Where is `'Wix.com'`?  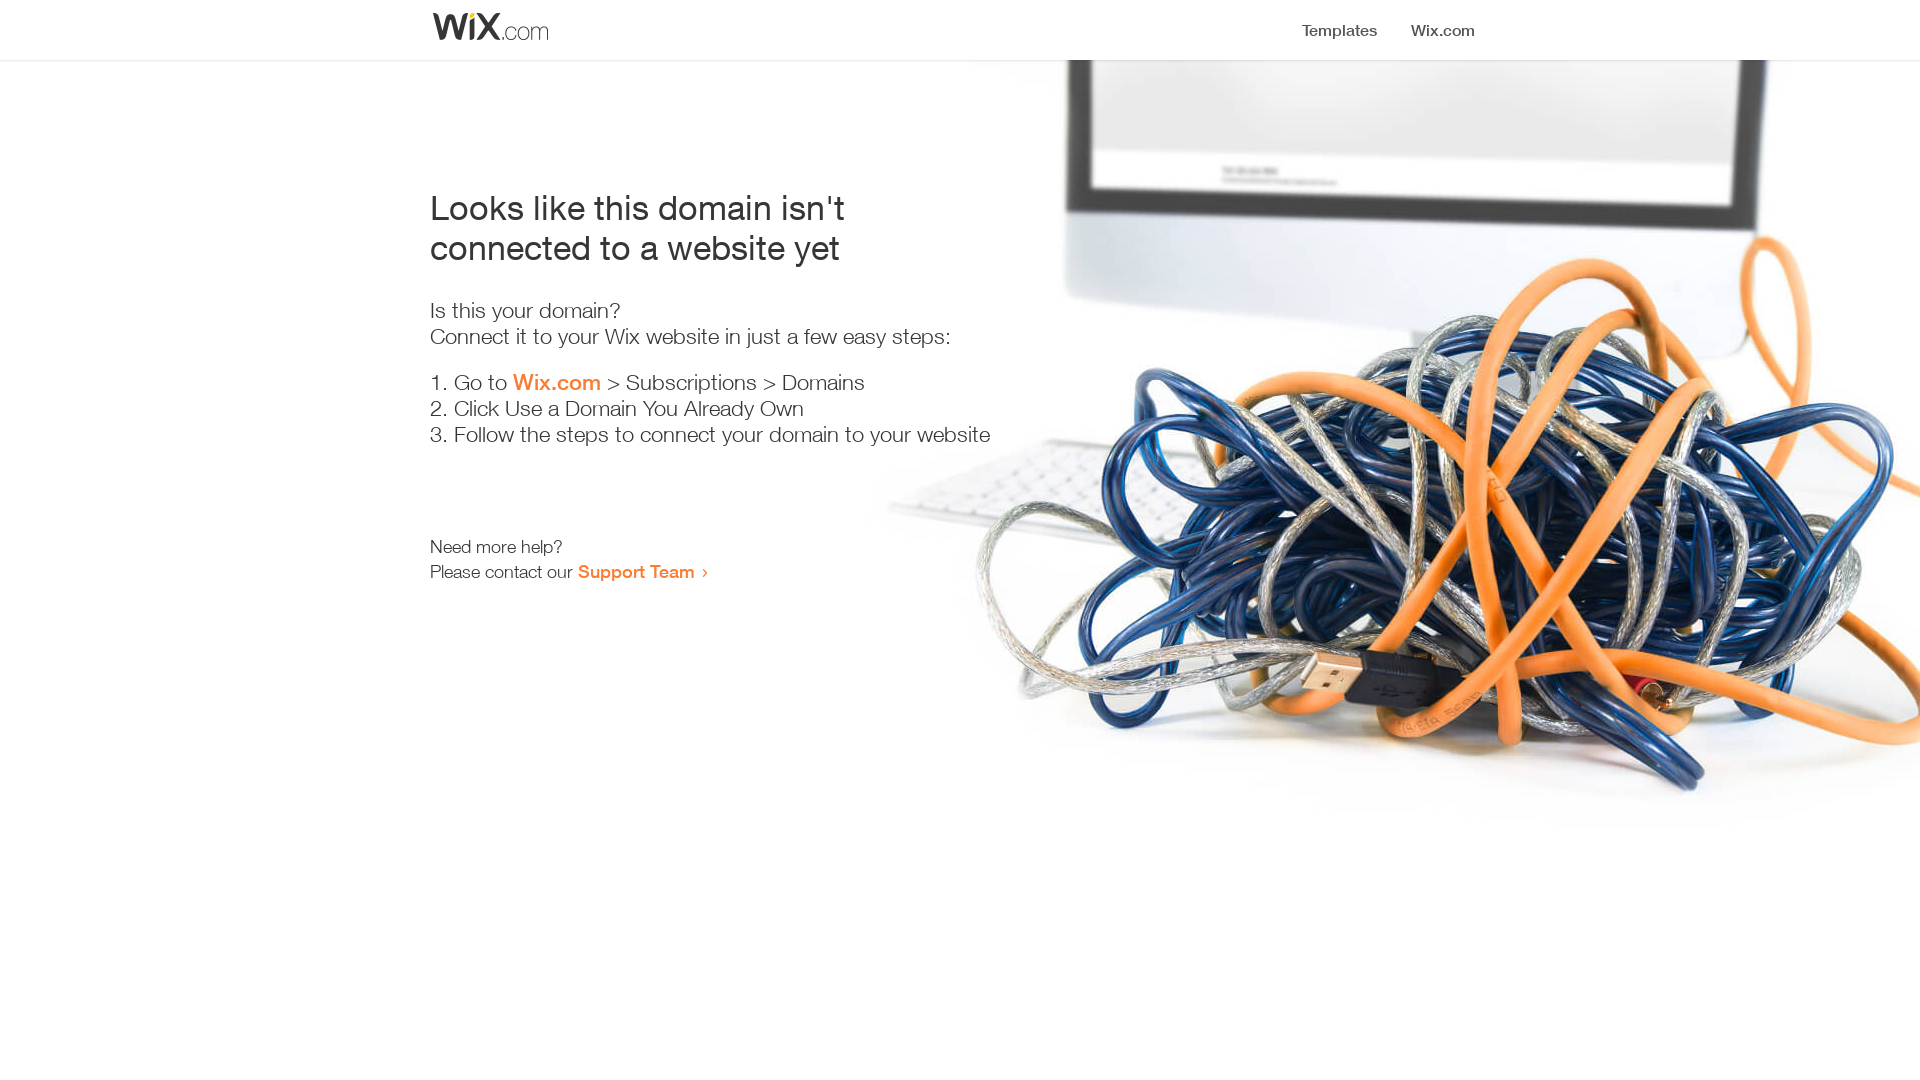 'Wix.com' is located at coordinates (556, 381).